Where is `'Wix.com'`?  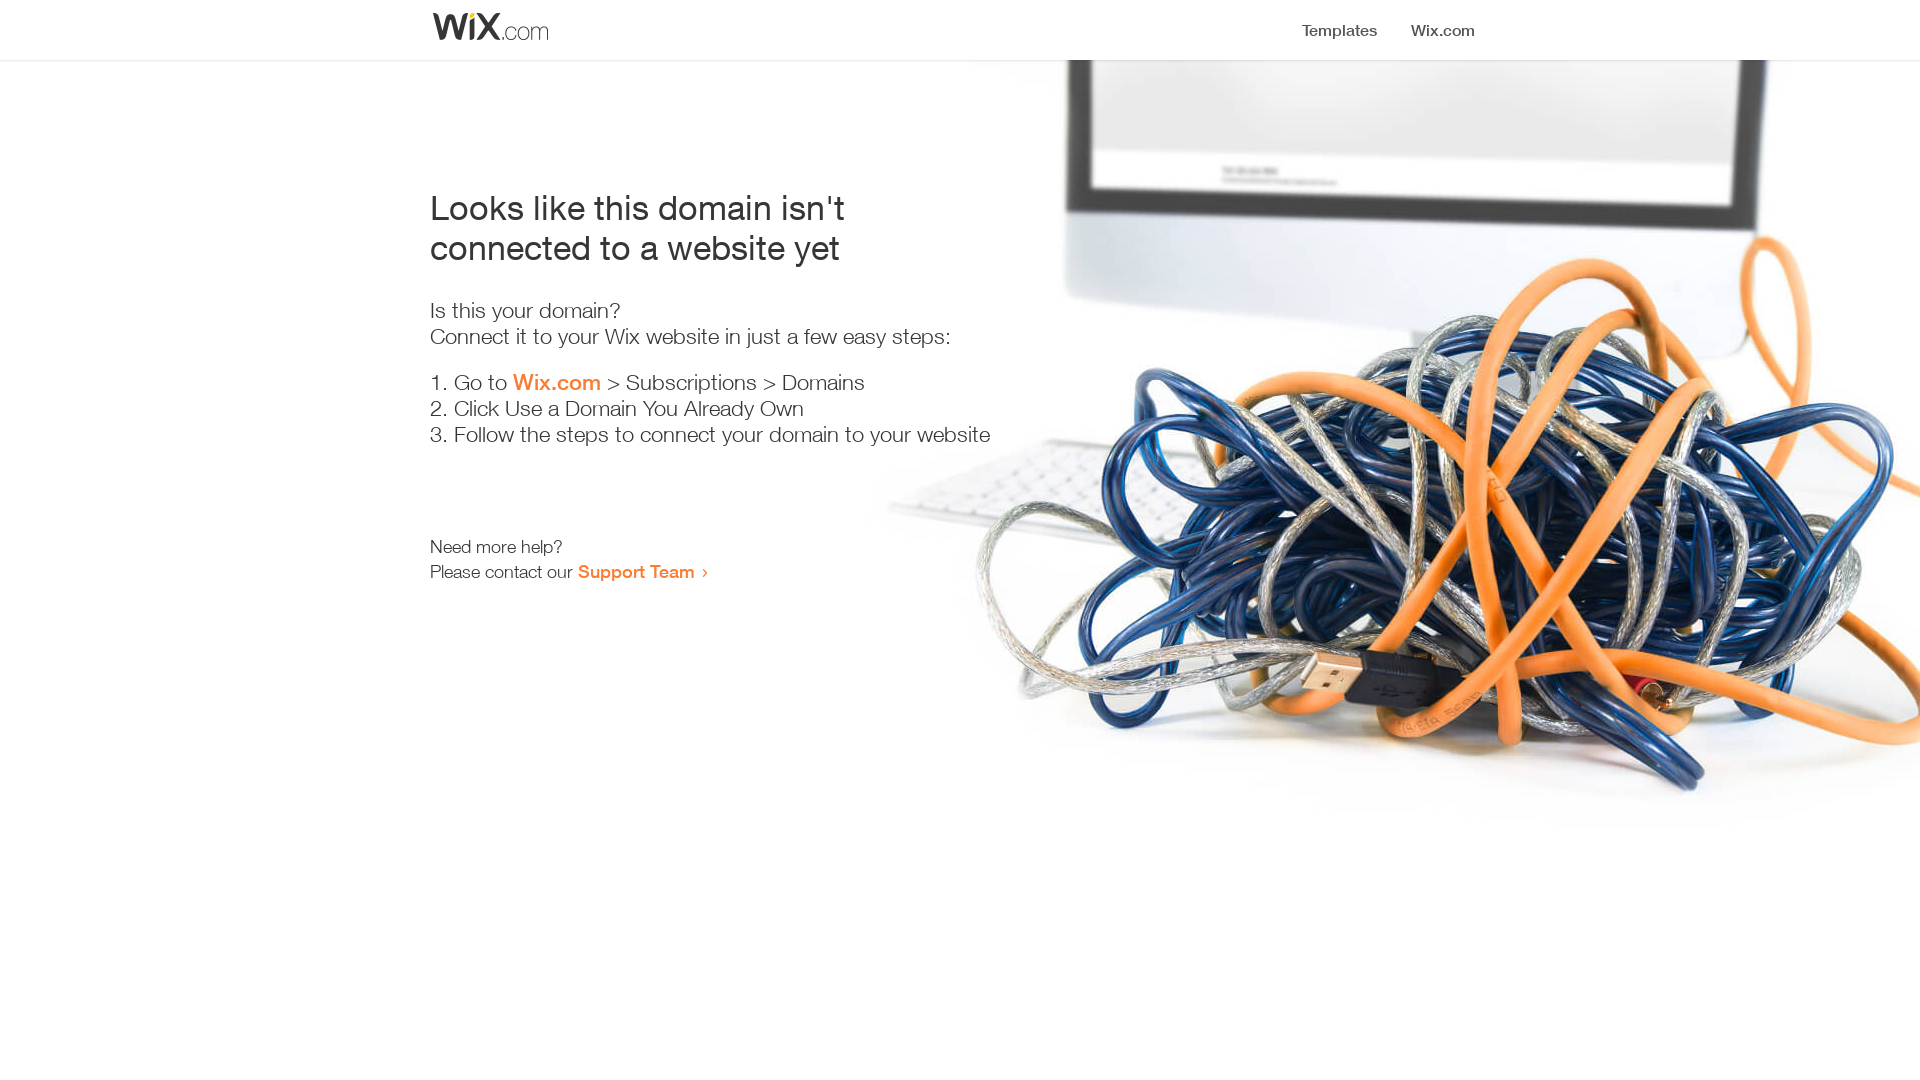 'Wix.com' is located at coordinates (556, 381).